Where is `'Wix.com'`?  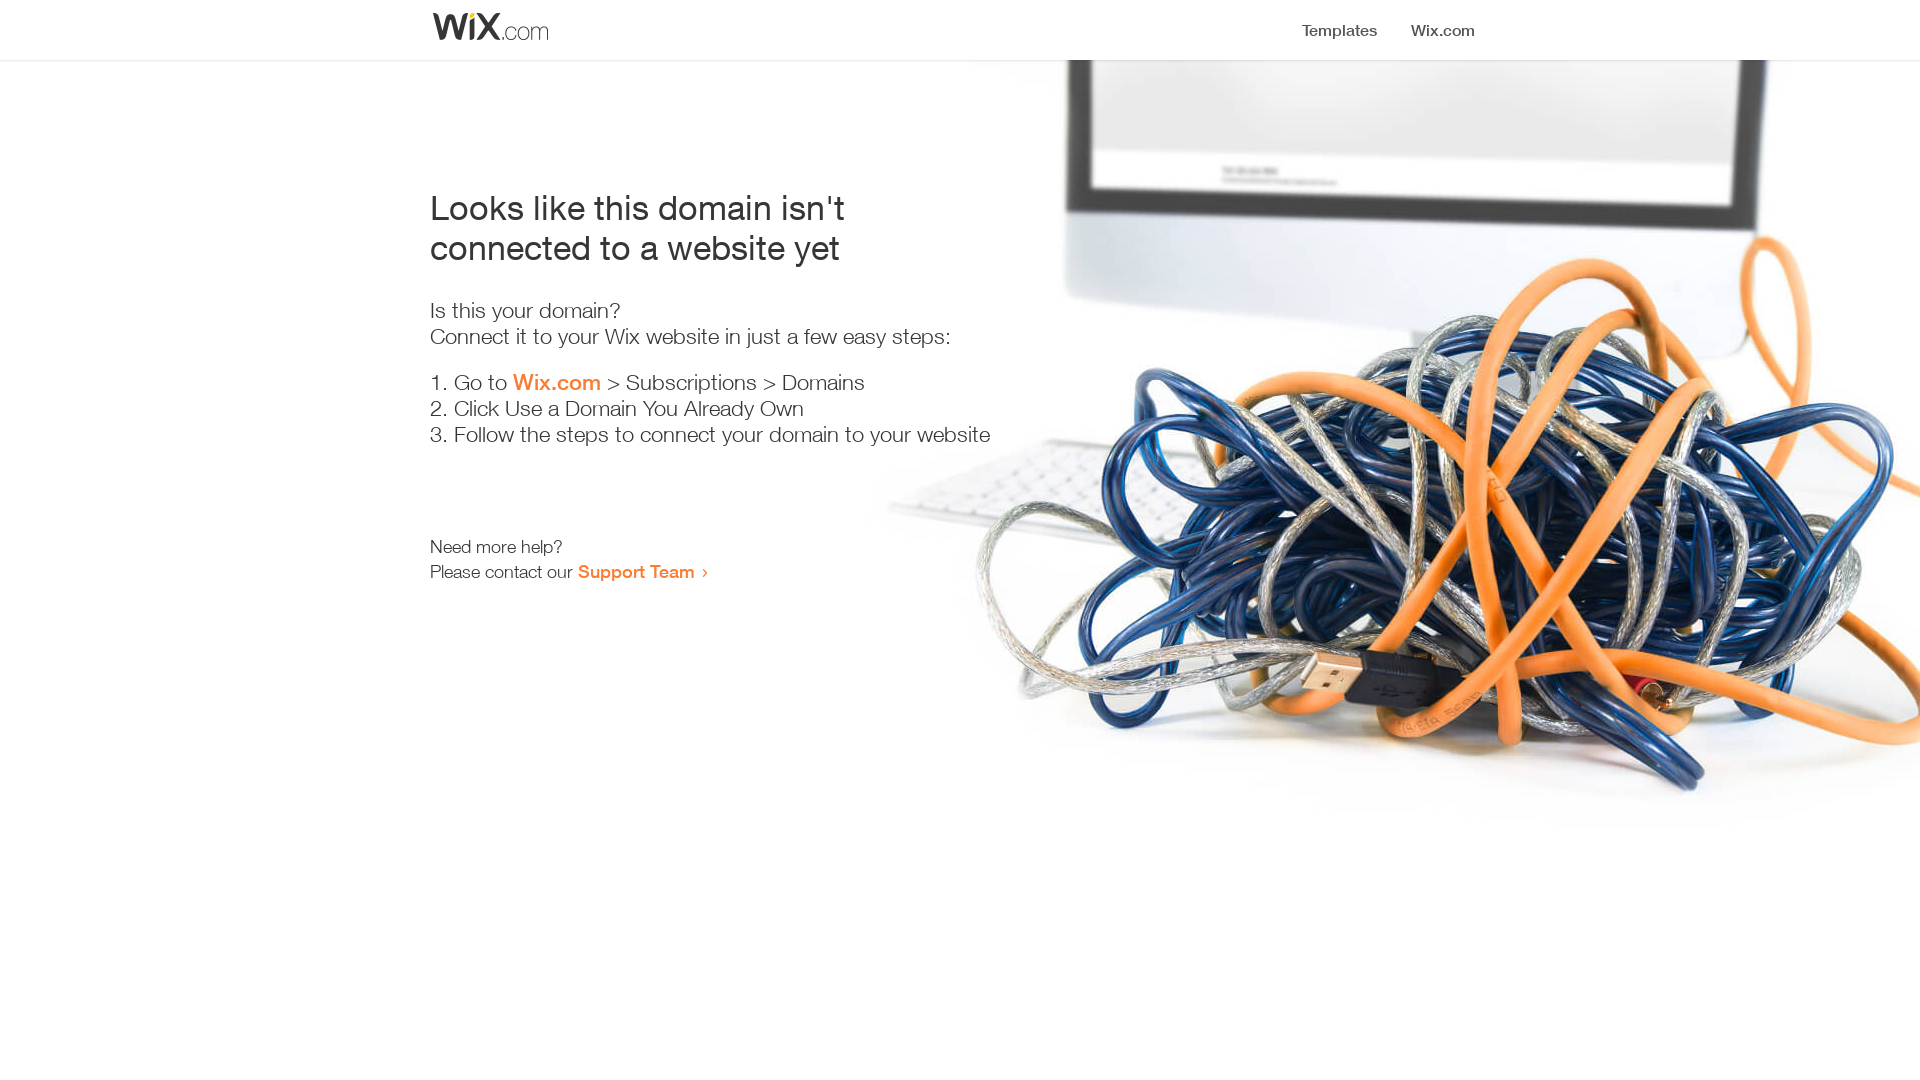 'Wix.com' is located at coordinates (556, 381).